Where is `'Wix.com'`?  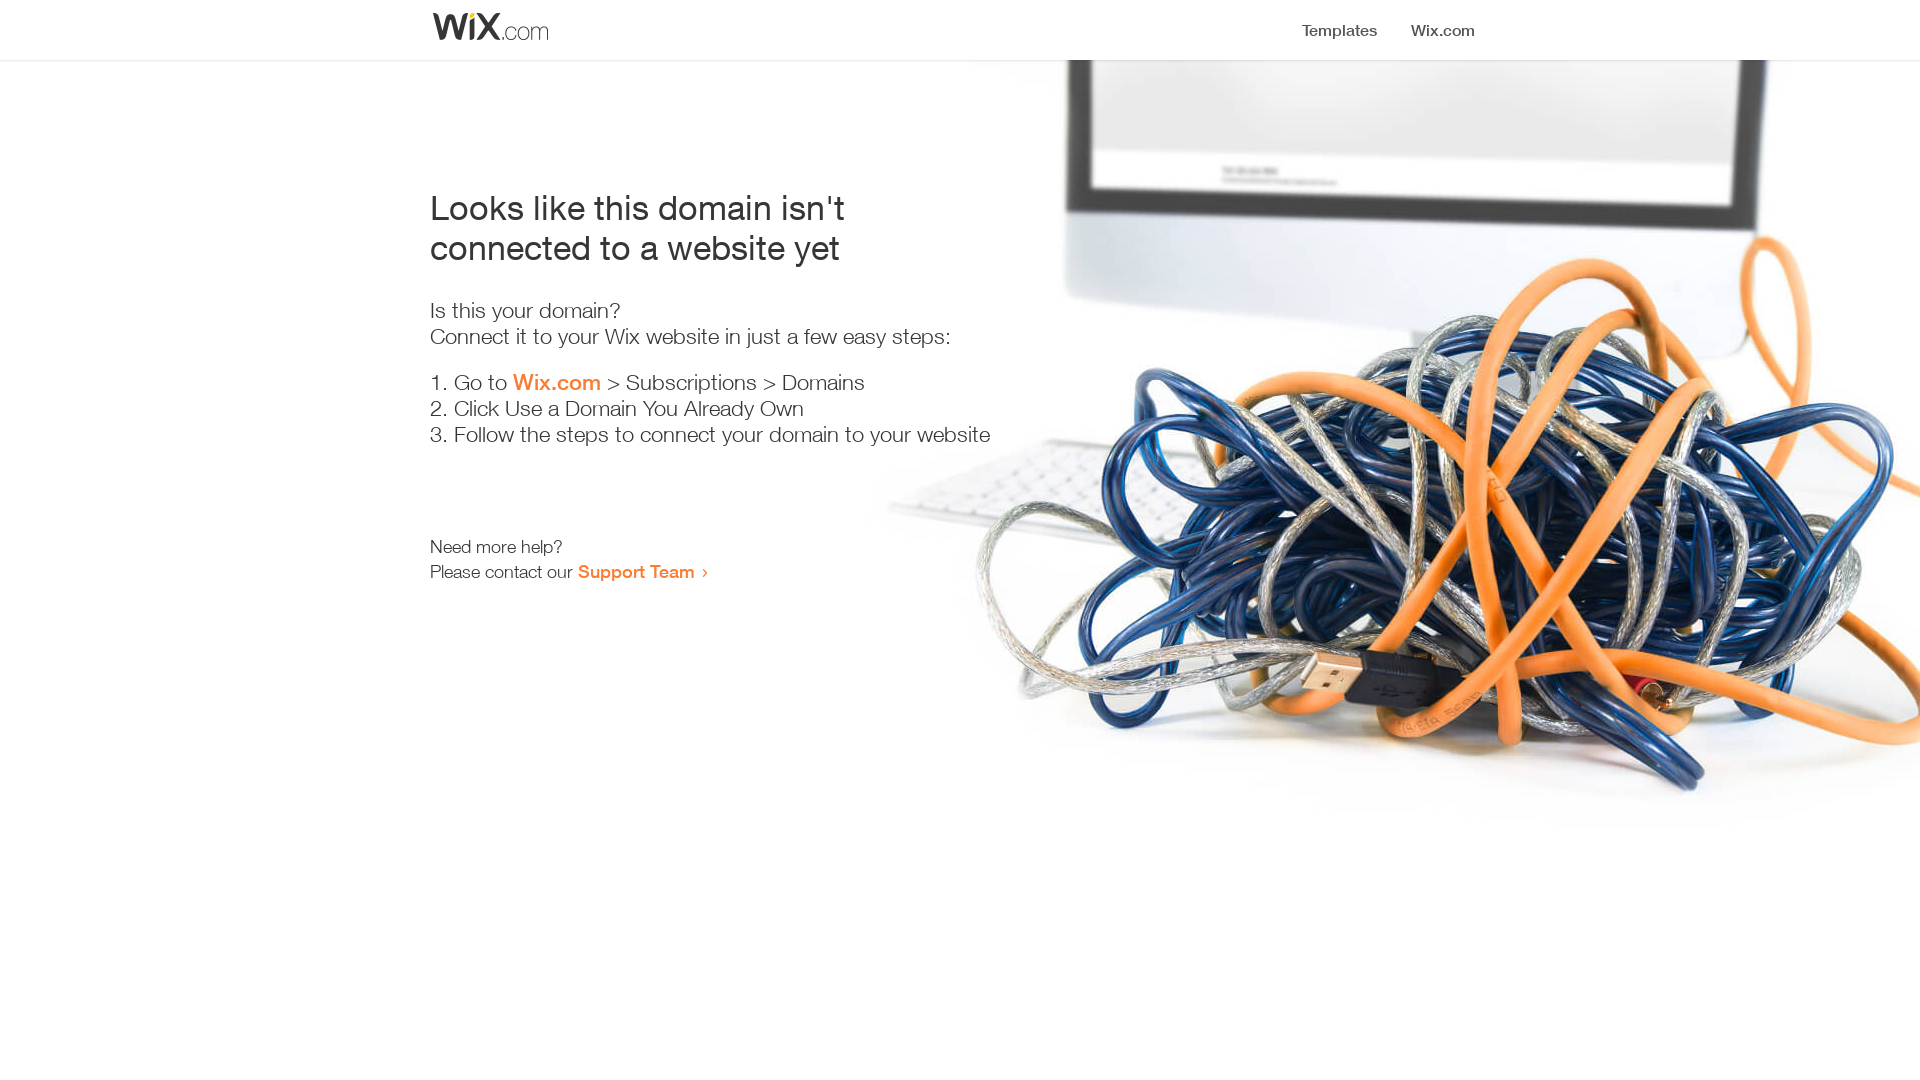 'Wix.com' is located at coordinates (556, 381).